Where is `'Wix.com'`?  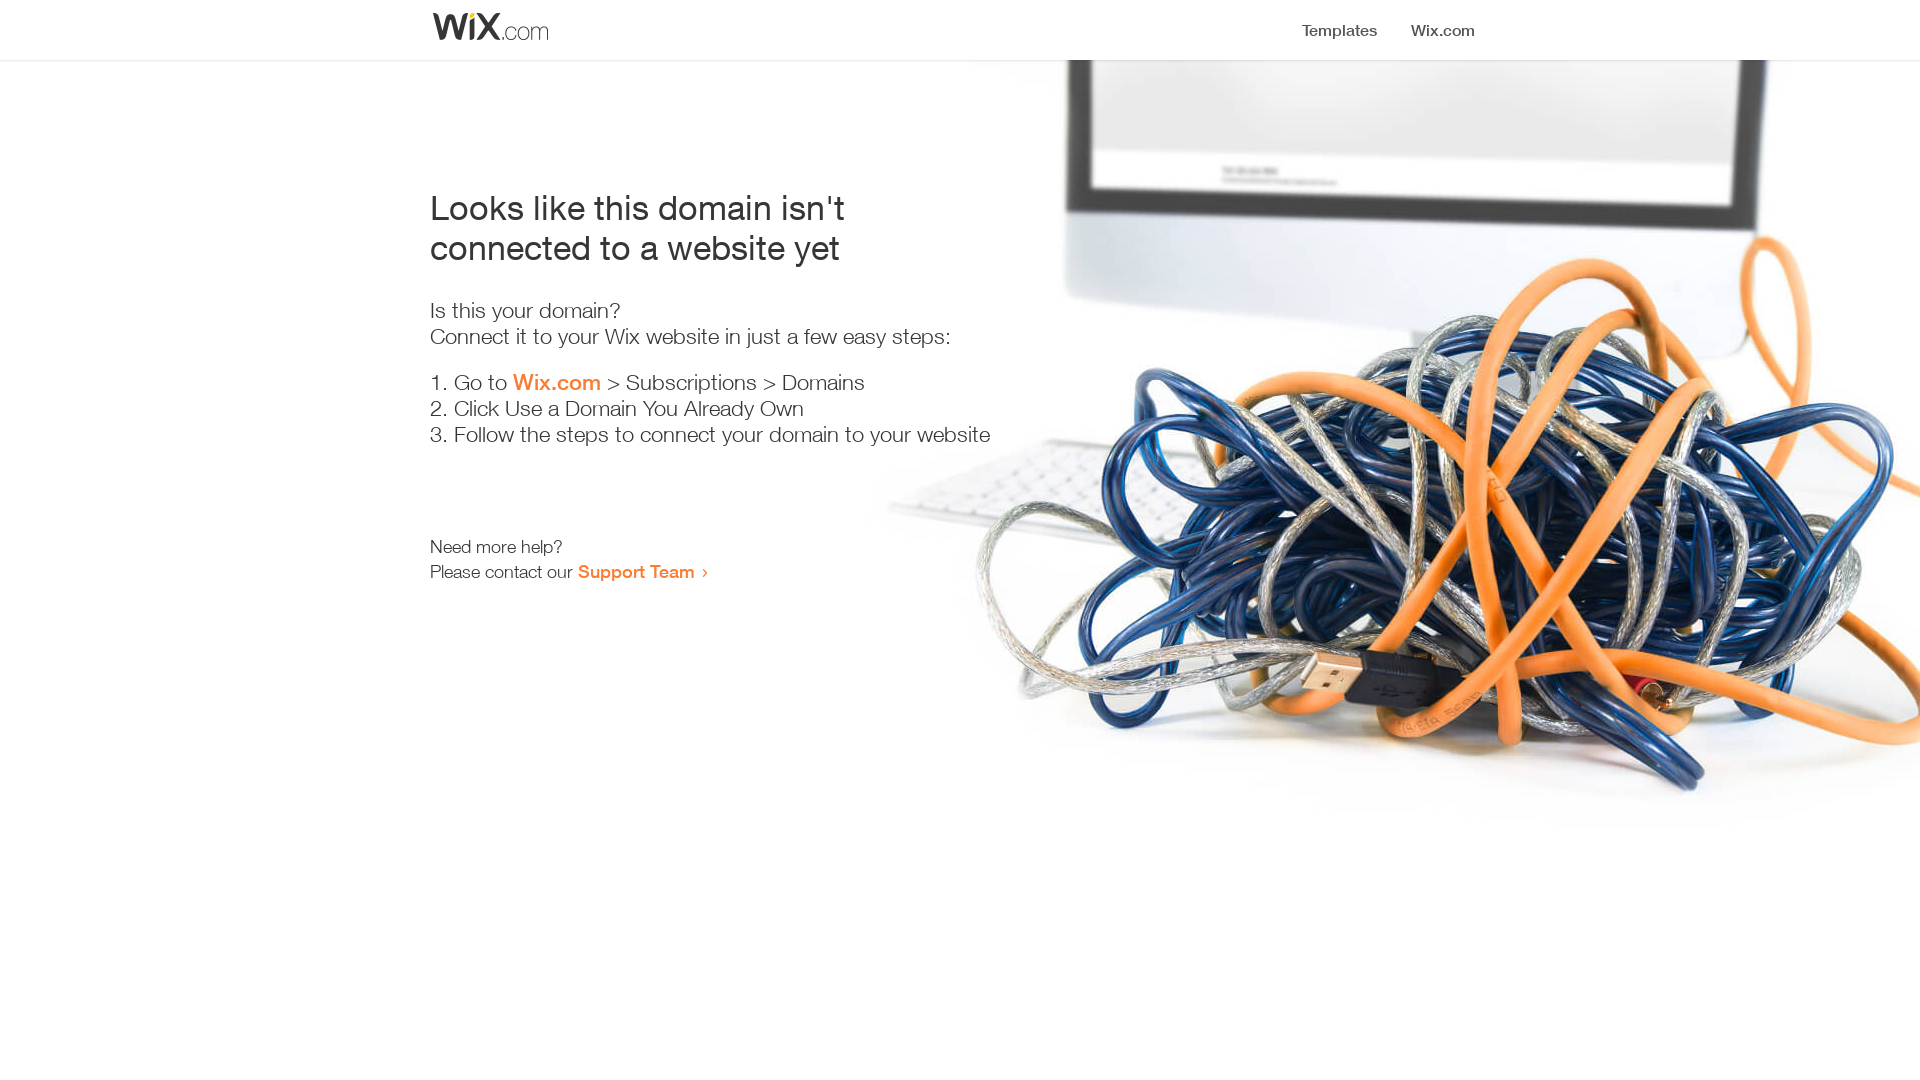 'Wix.com' is located at coordinates (556, 381).